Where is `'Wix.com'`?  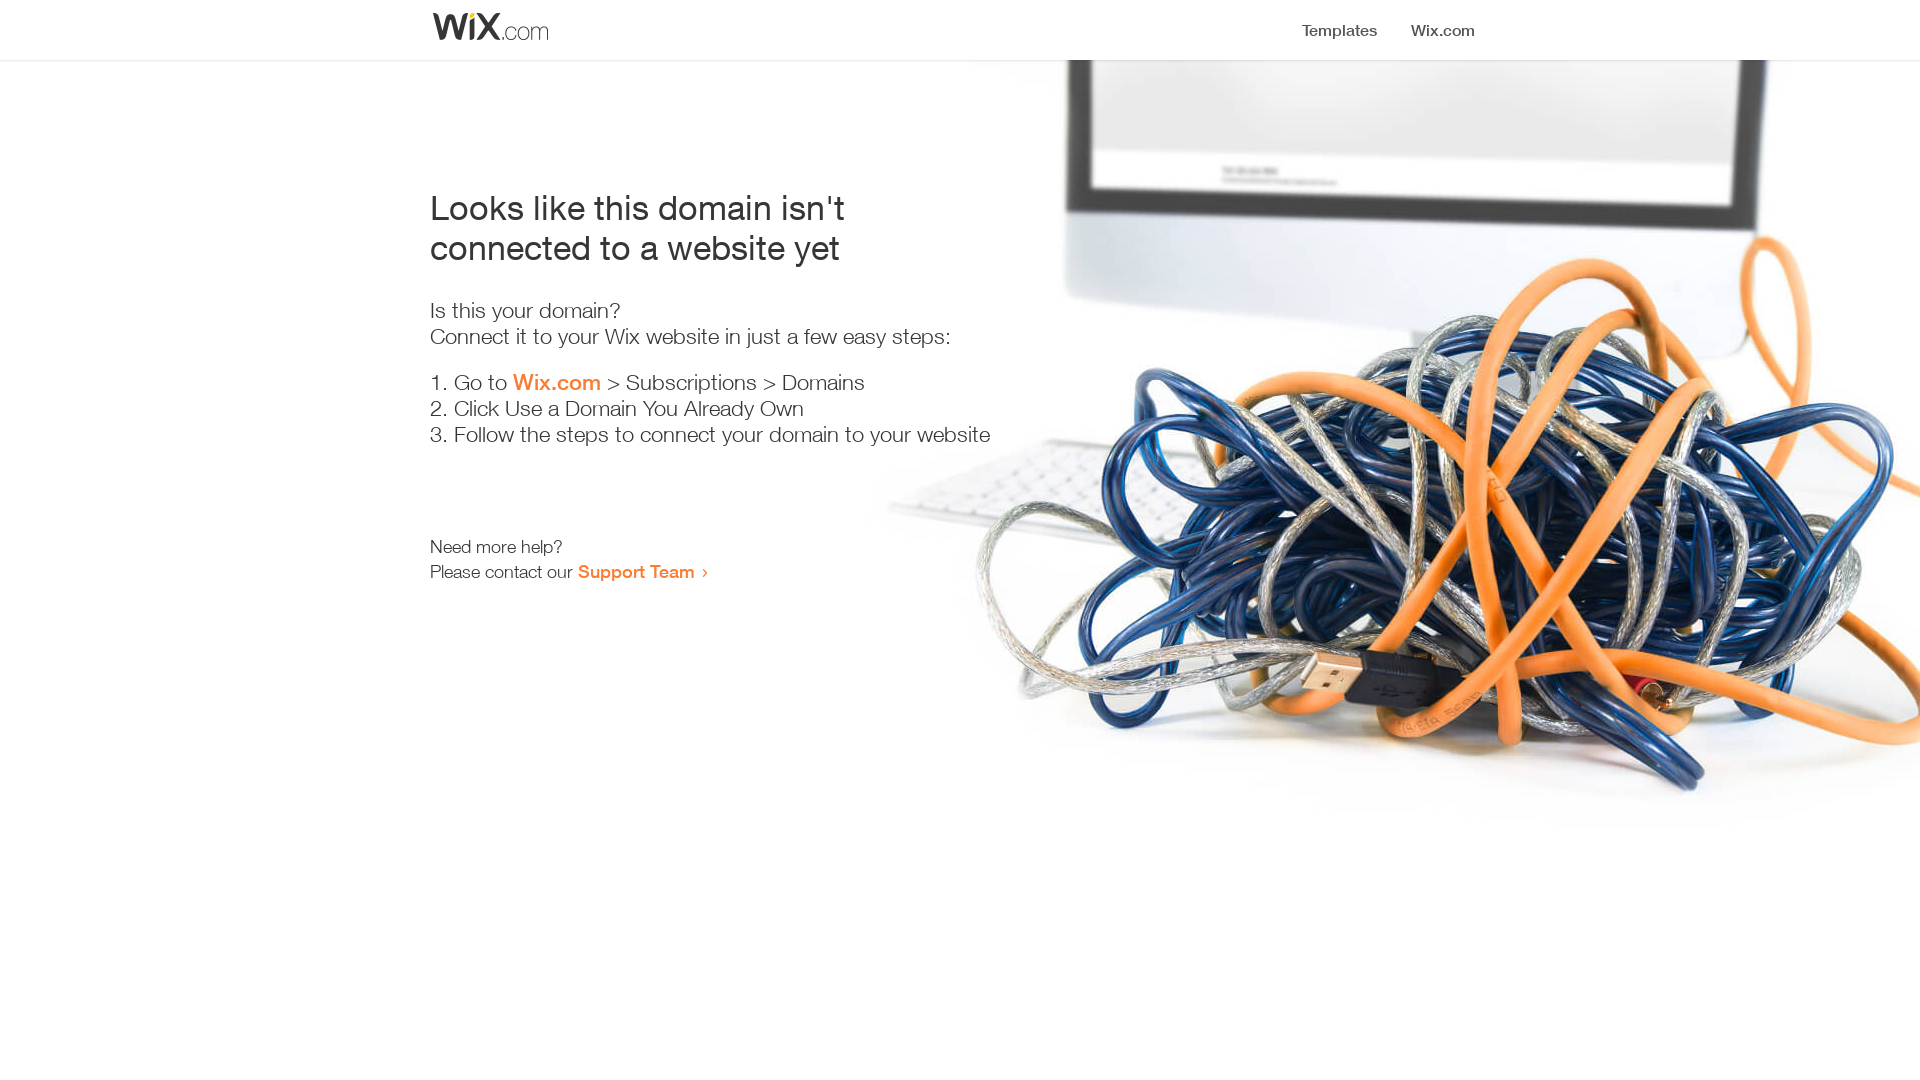 'Wix.com' is located at coordinates (556, 381).